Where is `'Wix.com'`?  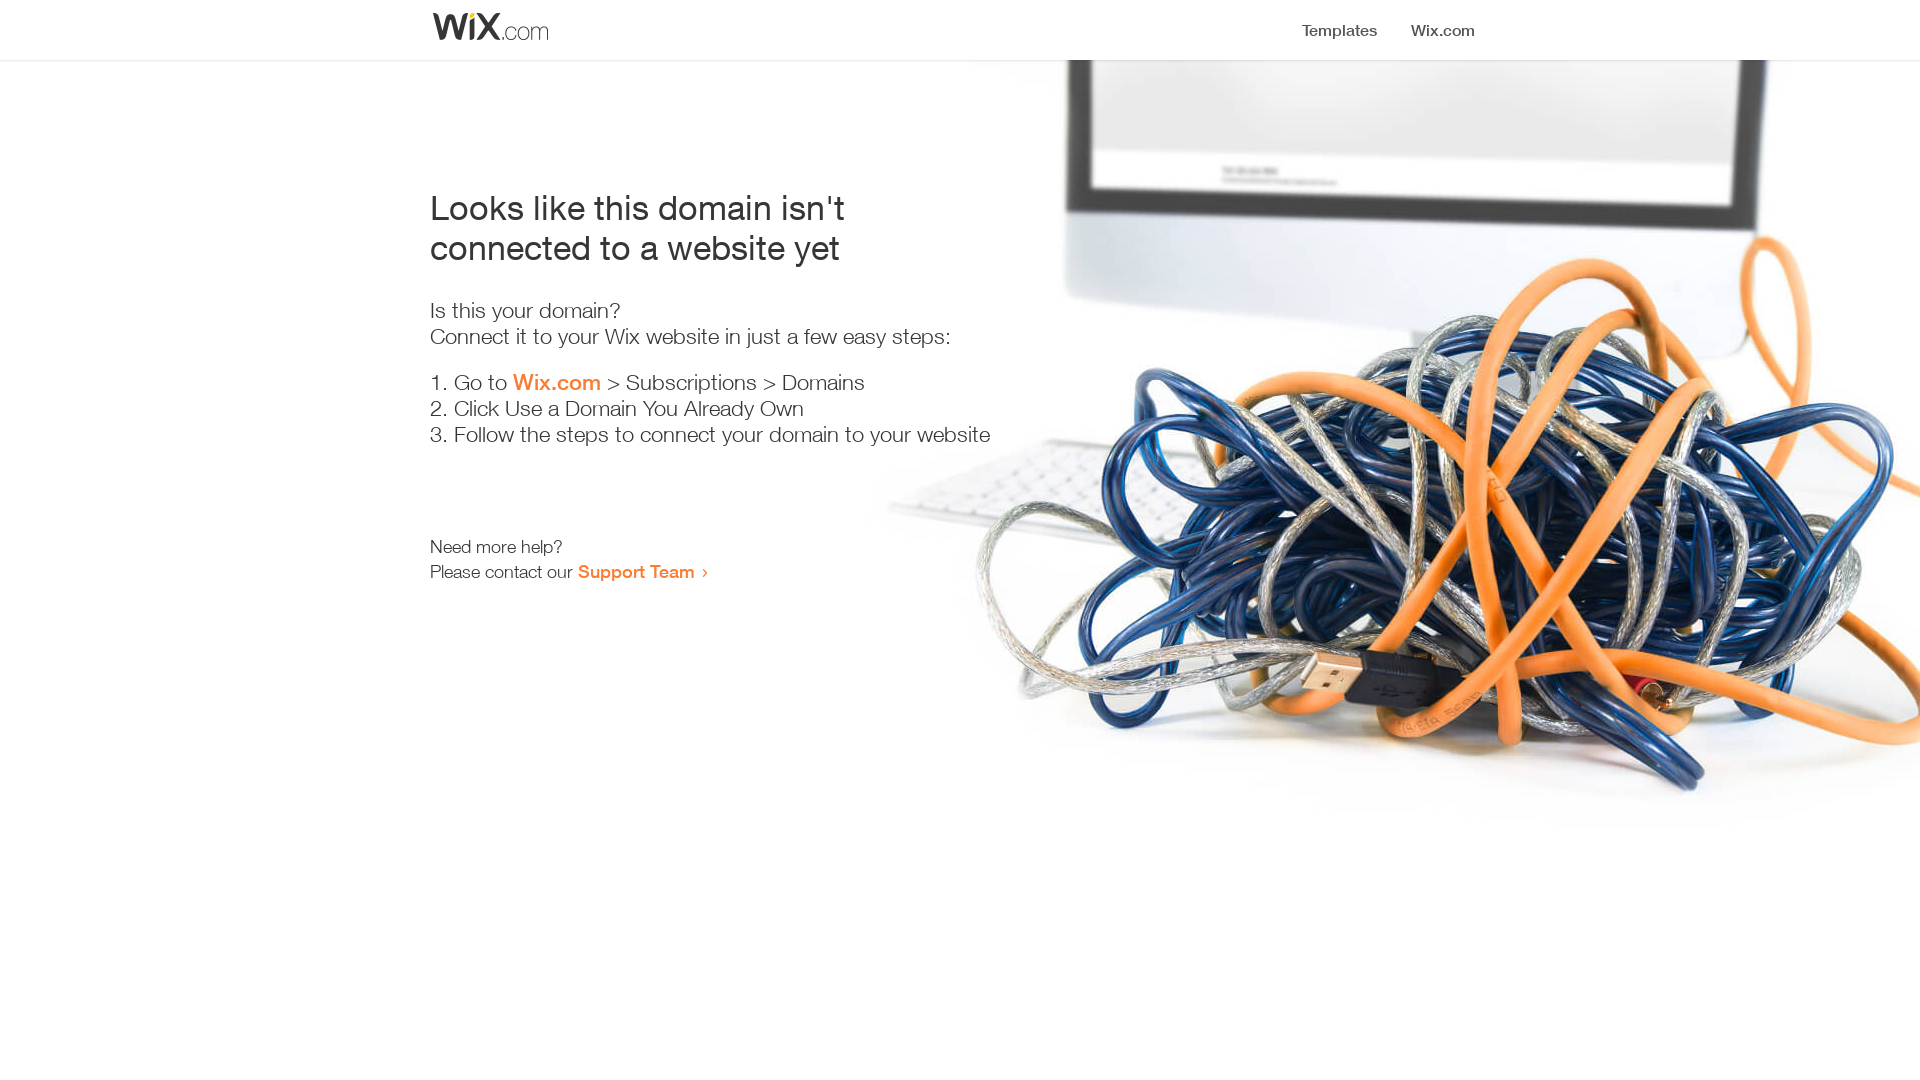 'Wix.com' is located at coordinates (556, 381).